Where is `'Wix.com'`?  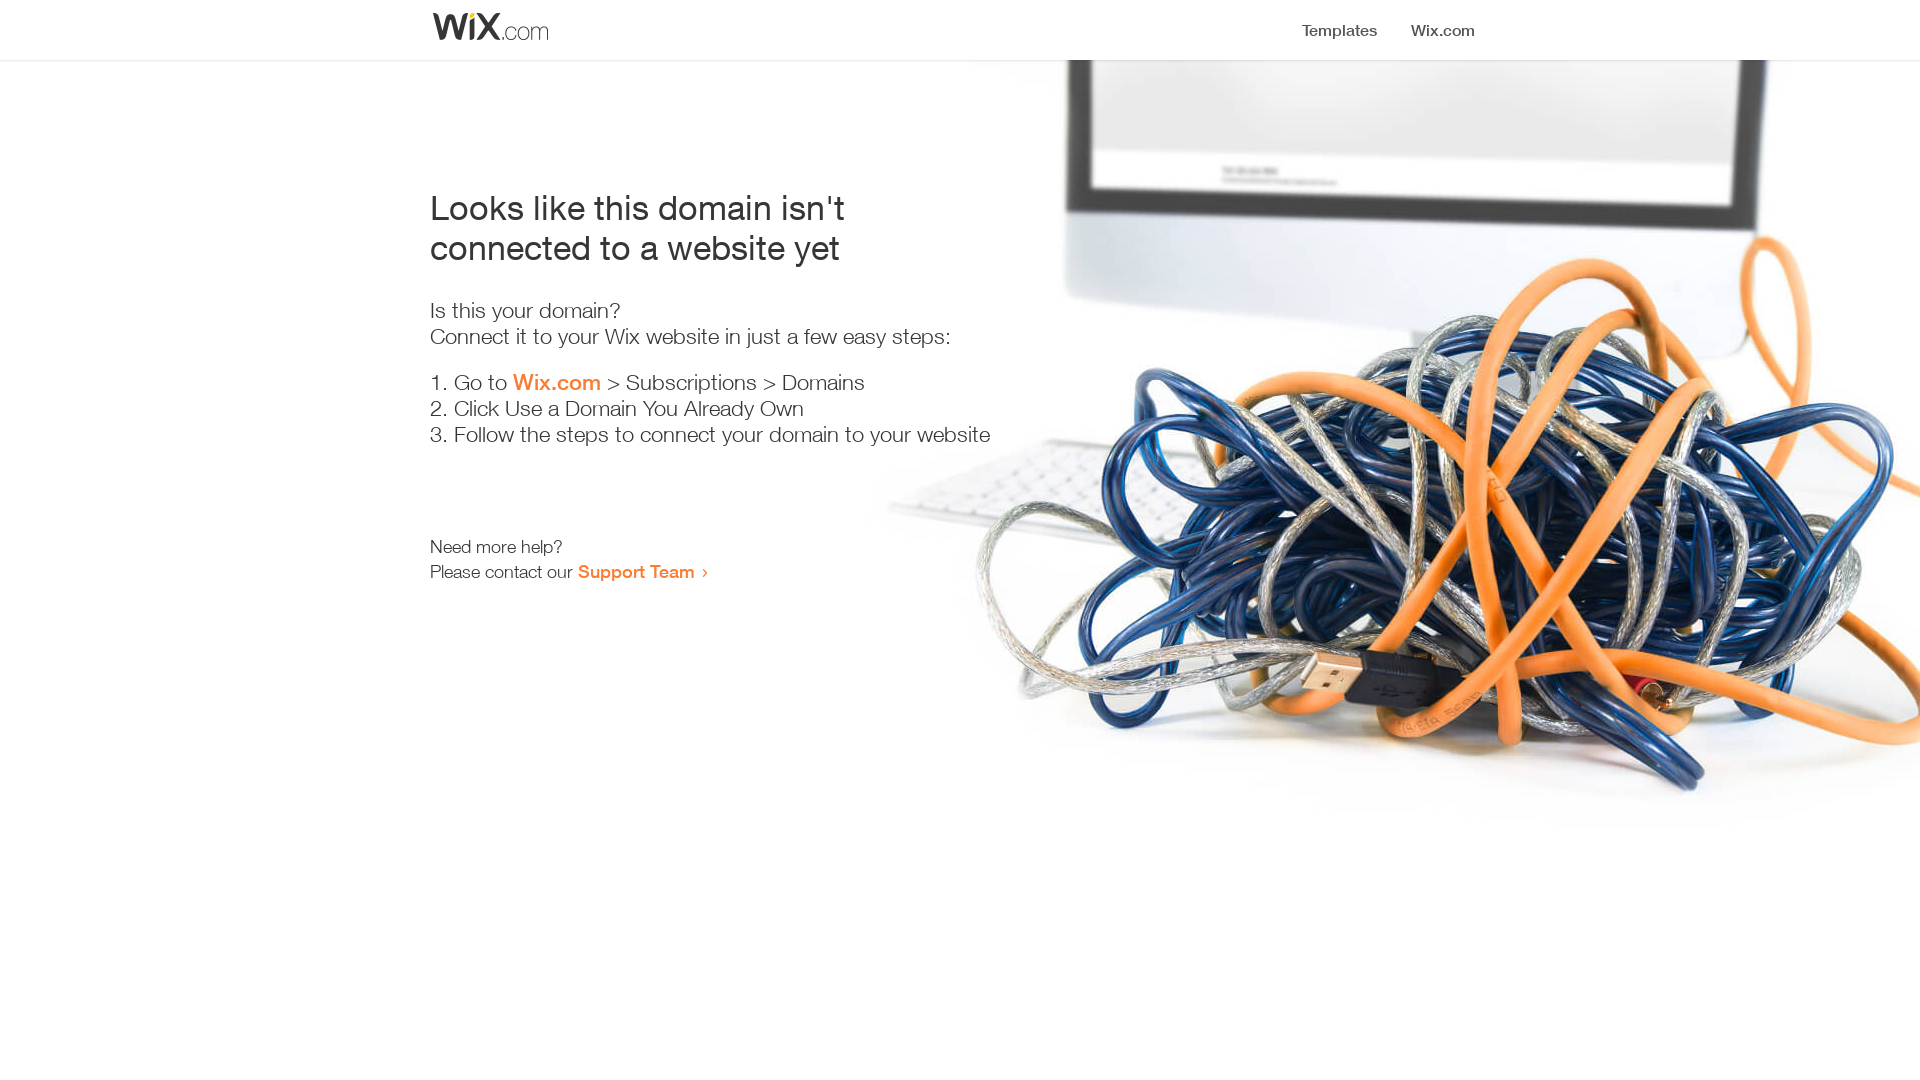 'Wix.com' is located at coordinates (556, 381).